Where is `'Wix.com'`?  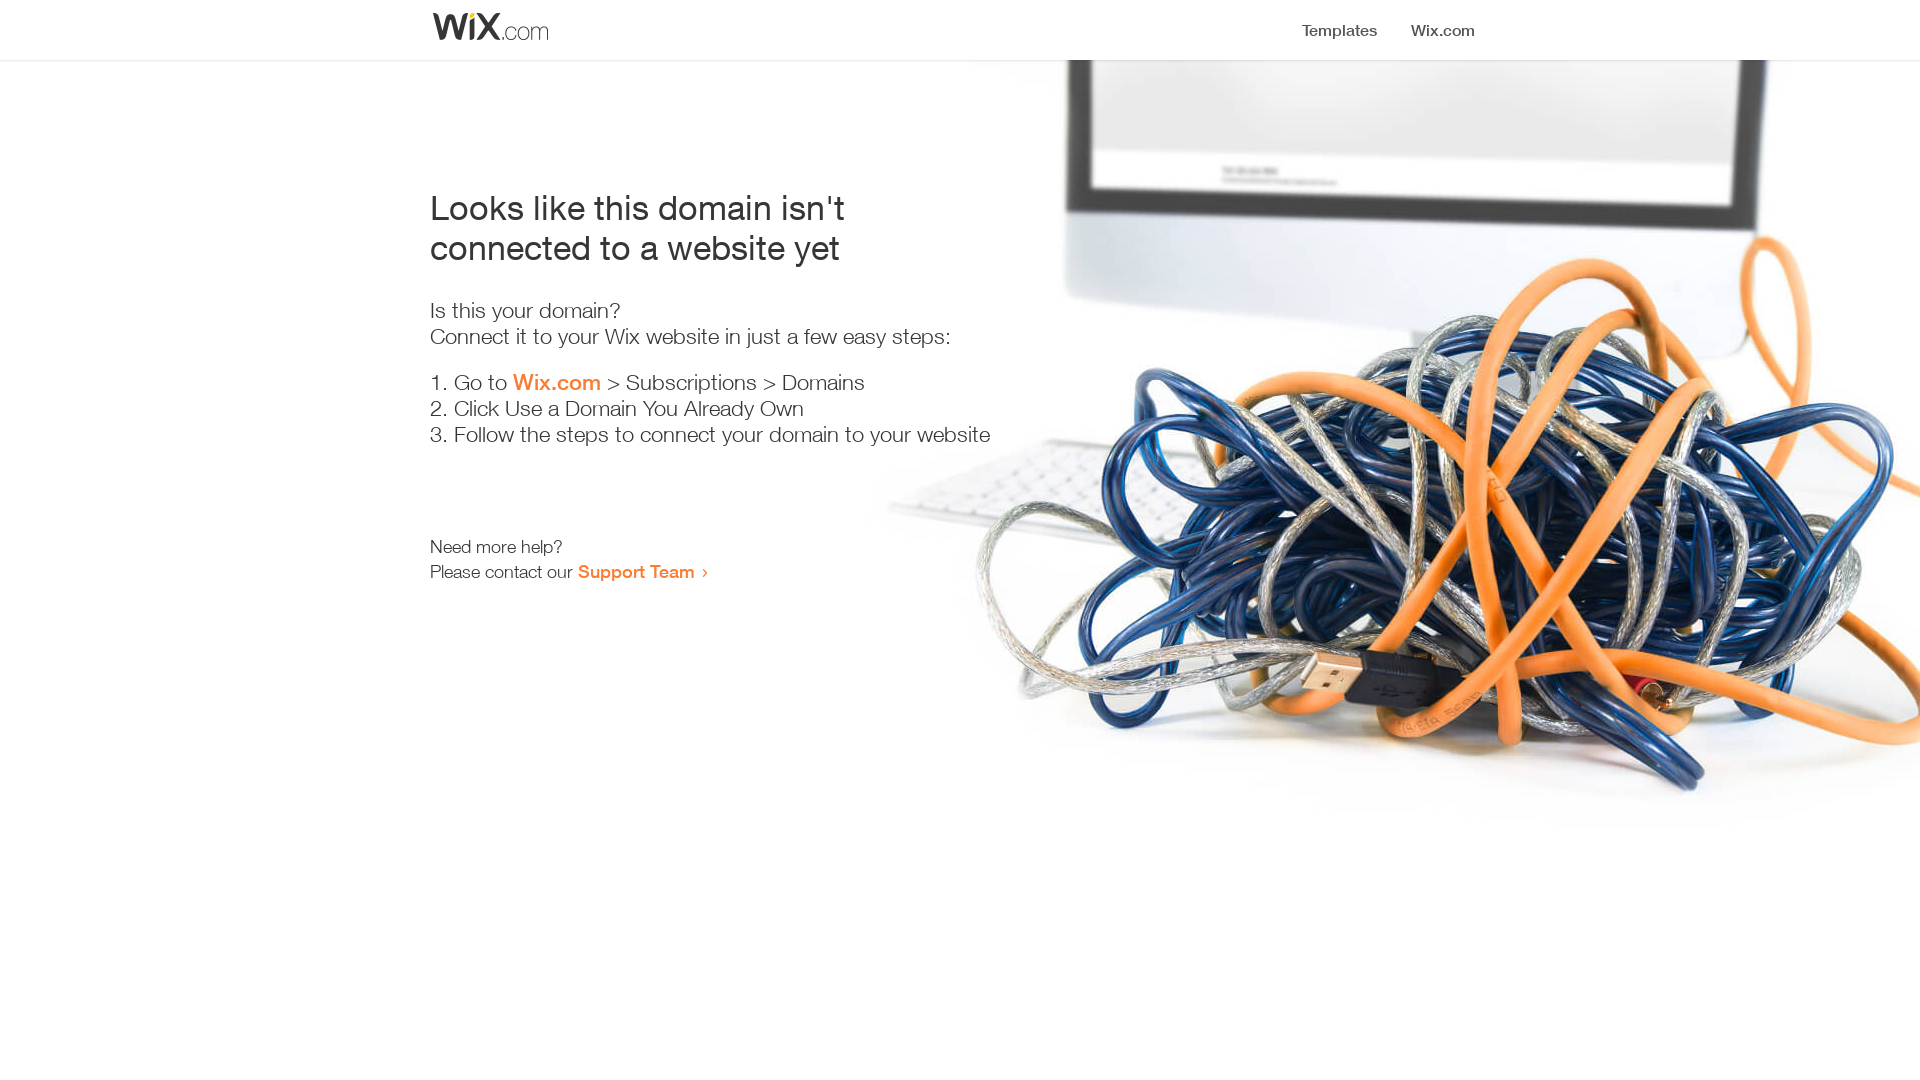 'Wix.com' is located at coordinates (556, 381).